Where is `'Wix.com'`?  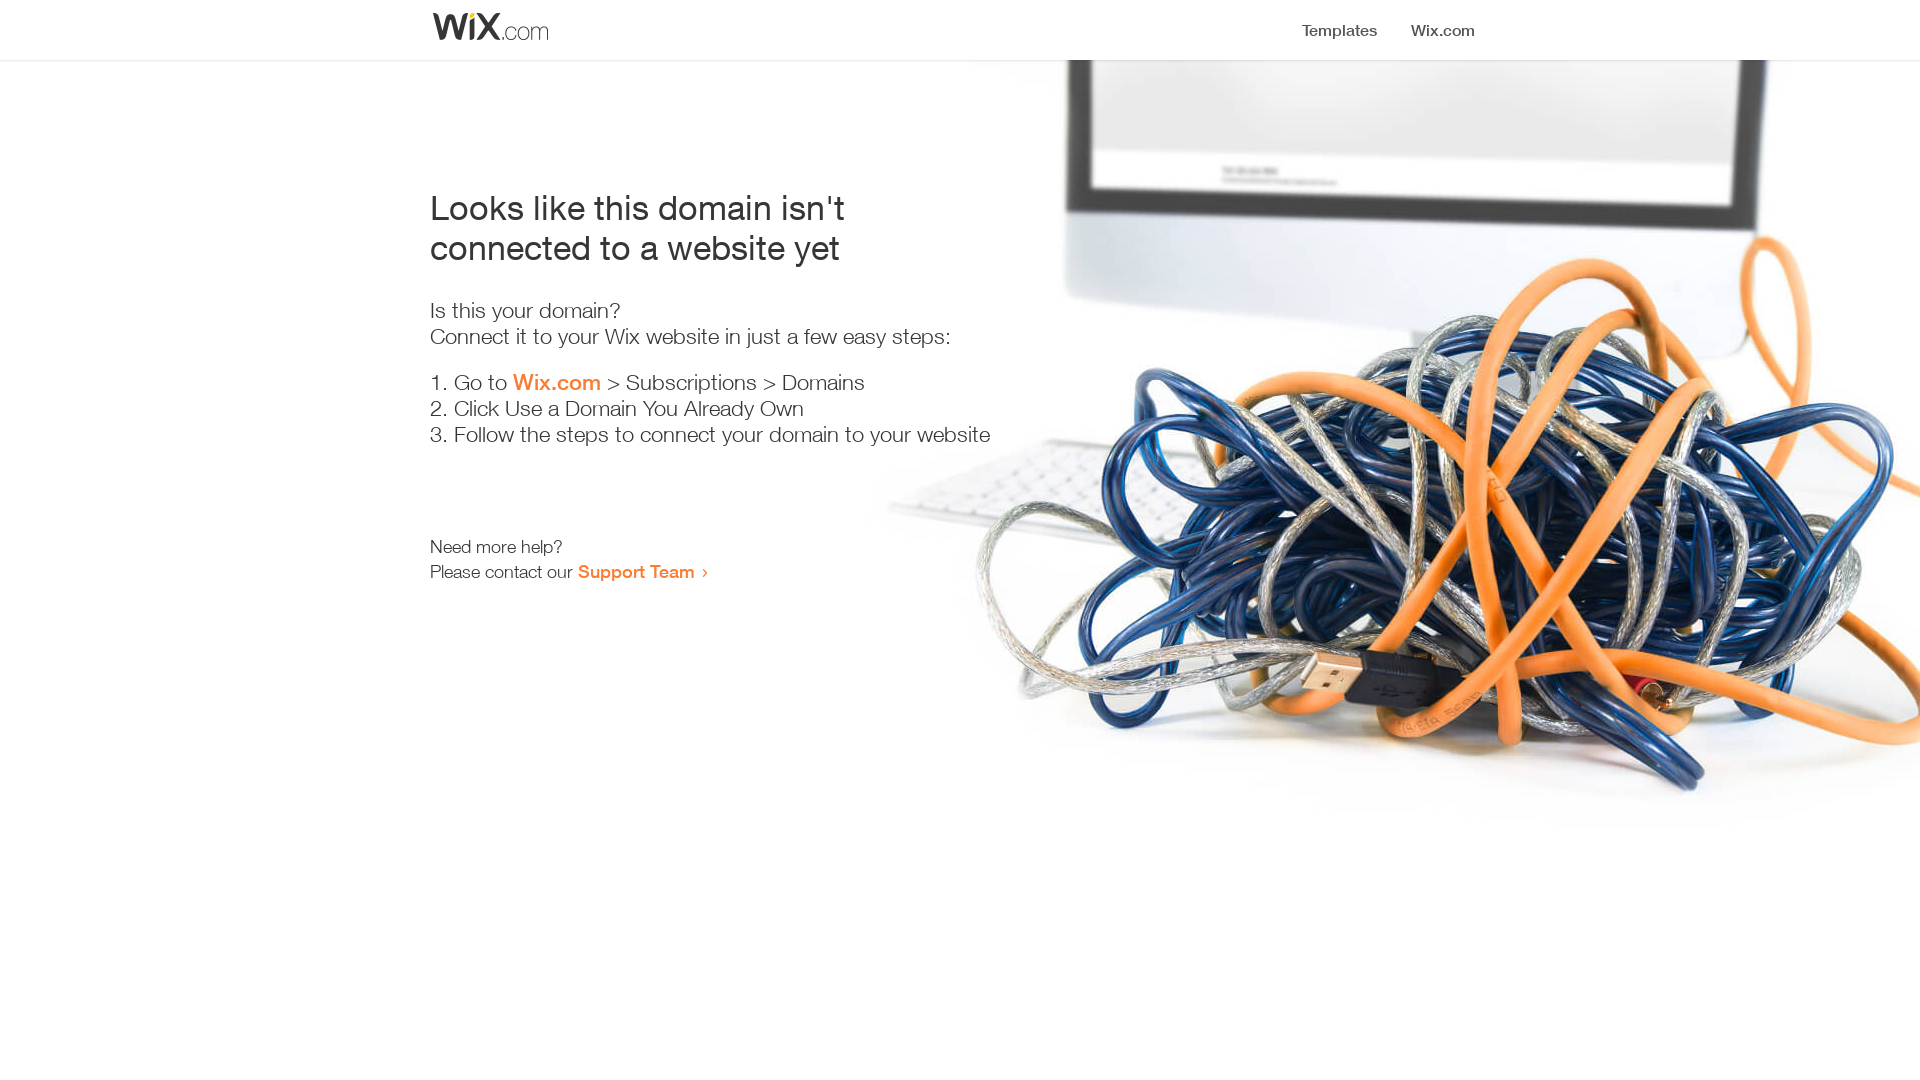 'Wix.com' is located at coordinates (556, 381).